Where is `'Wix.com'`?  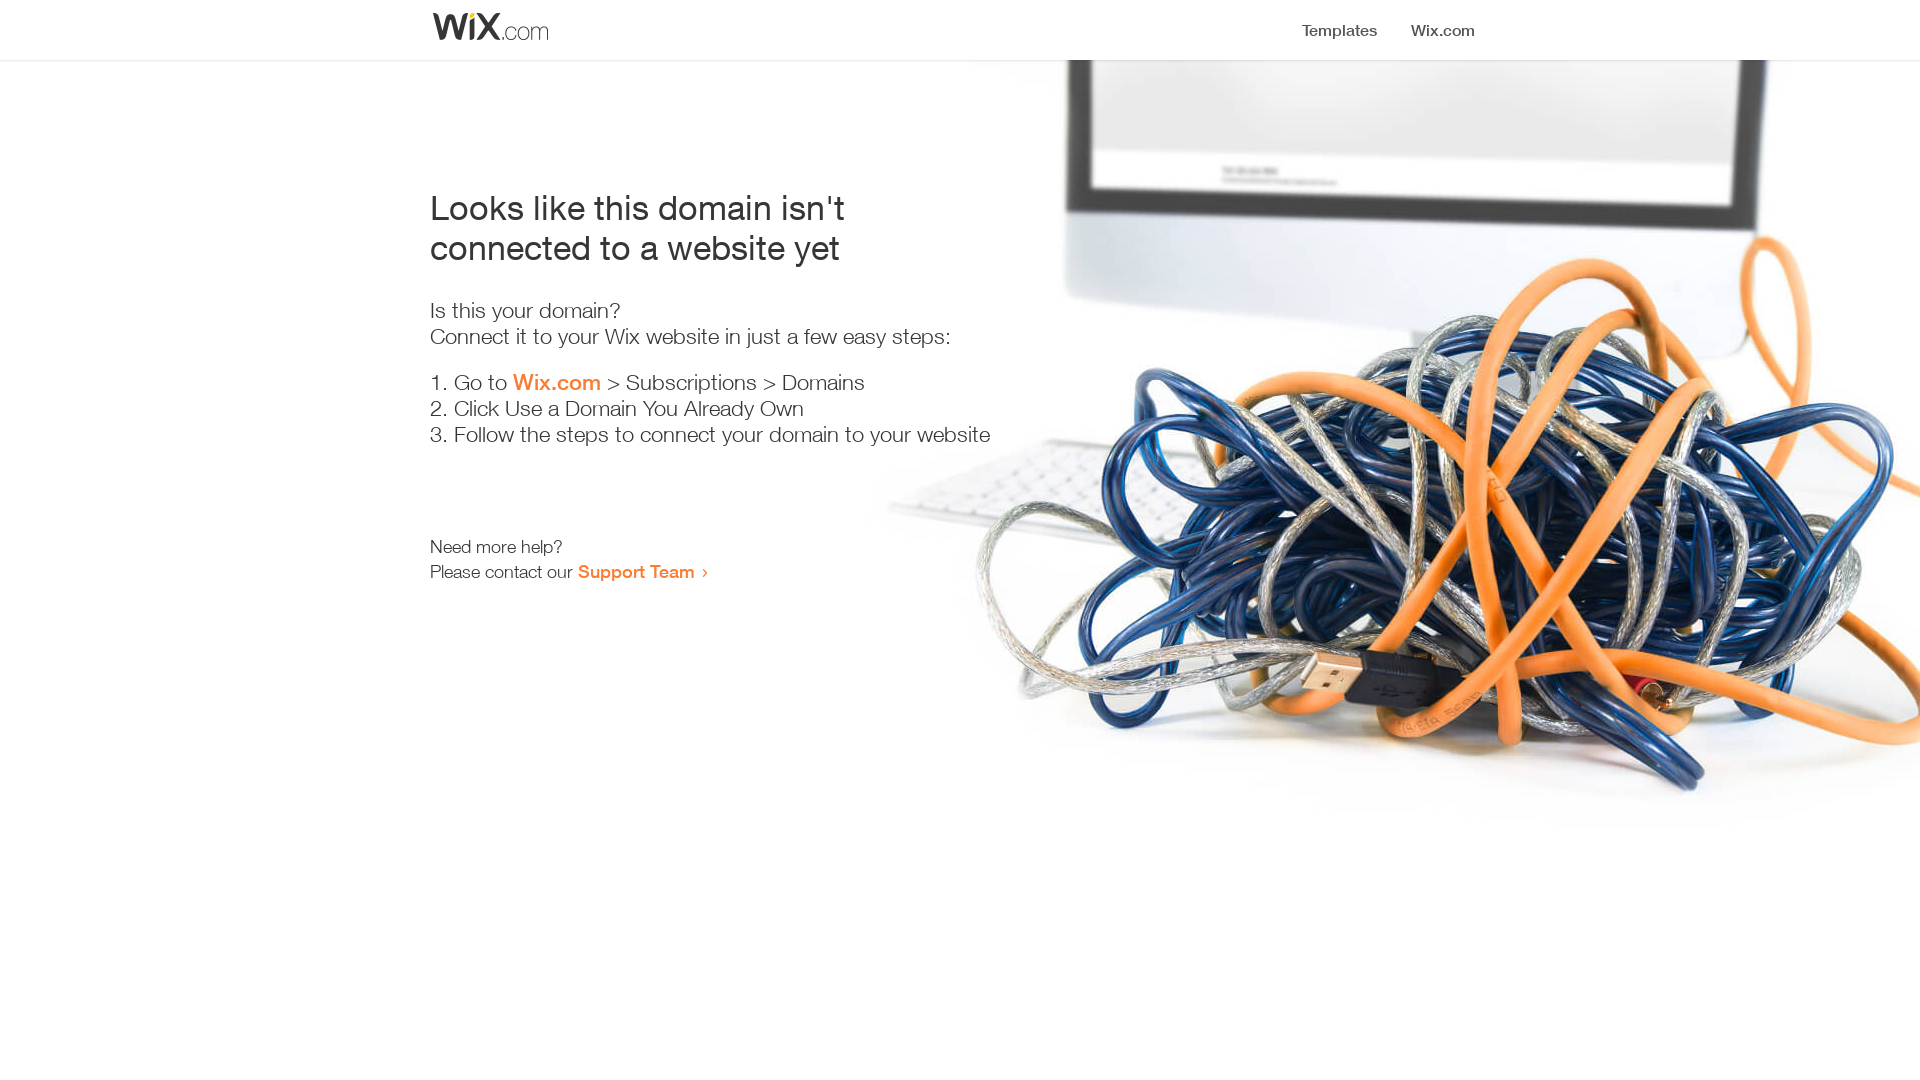 'Wix.com' is located at coordinates (556, 381).